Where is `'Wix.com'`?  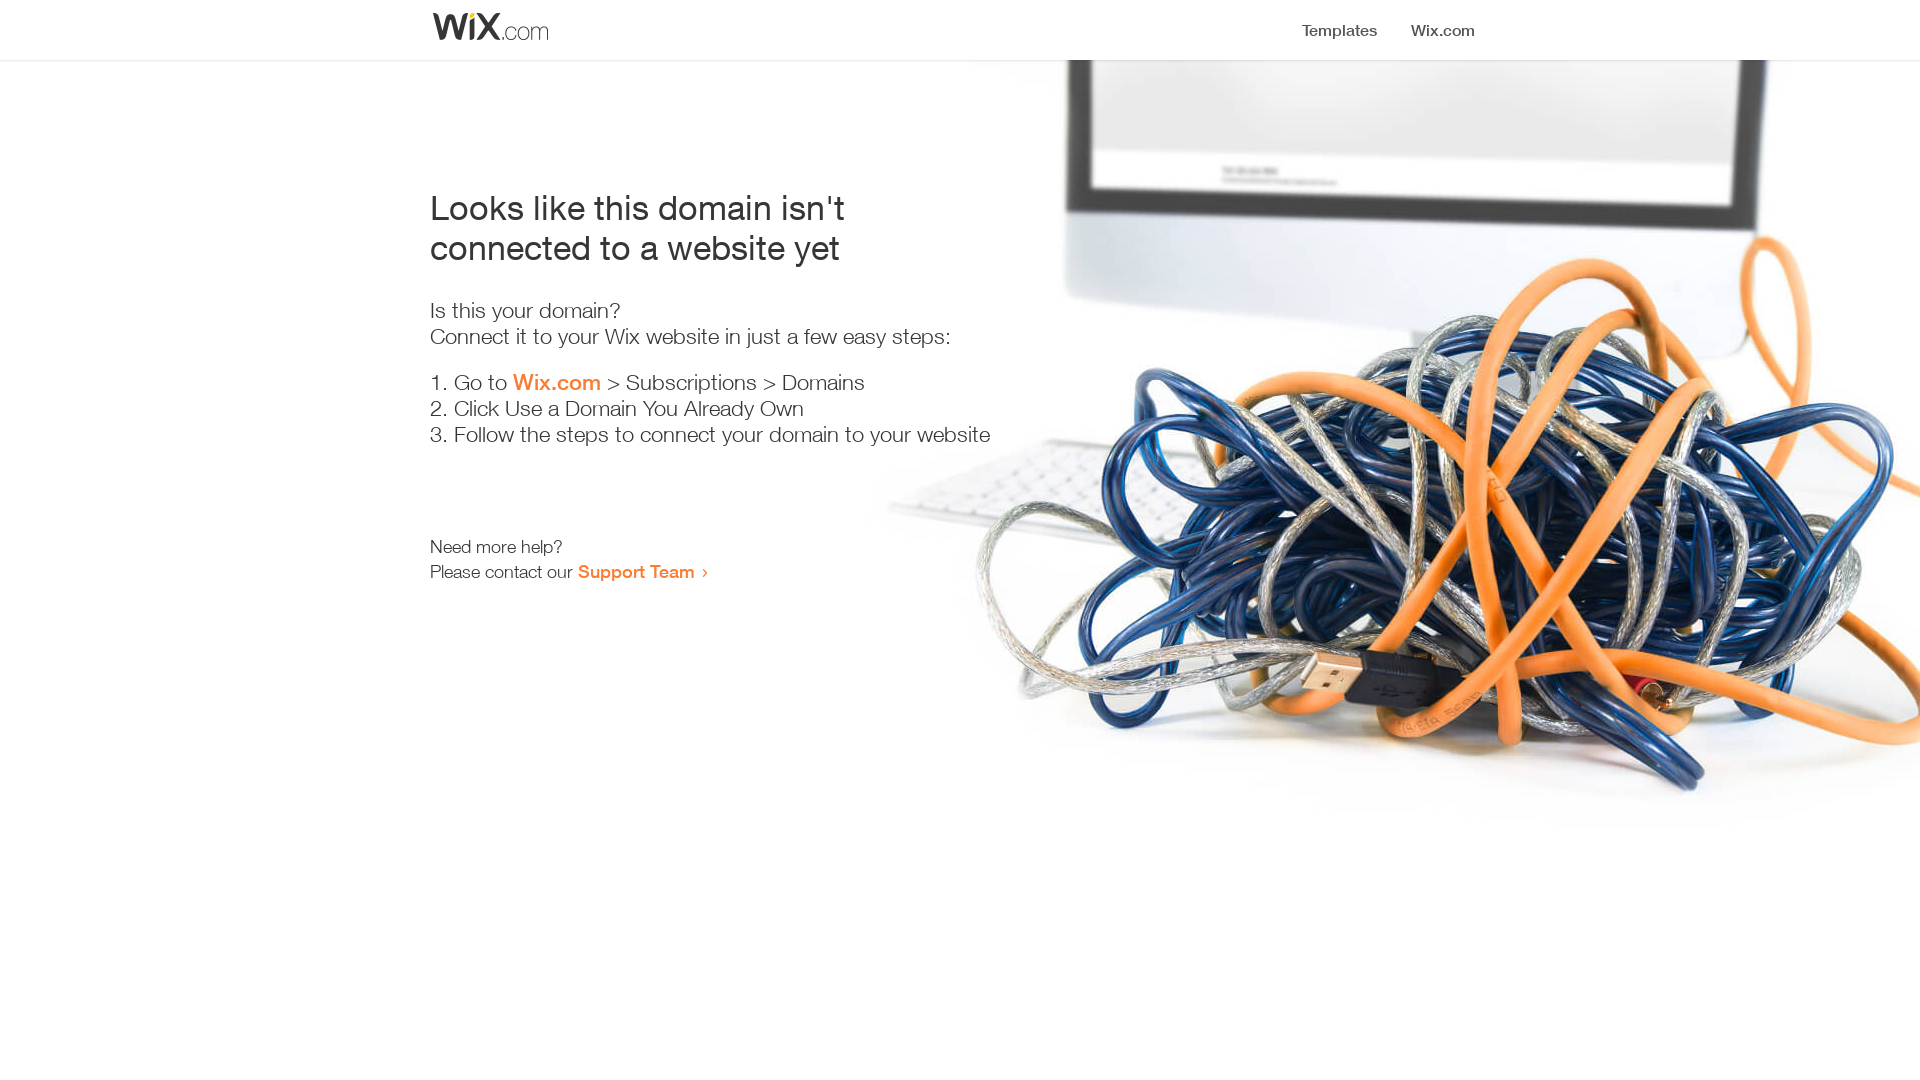 'Wix.com' is located at coordinates (556, 381).